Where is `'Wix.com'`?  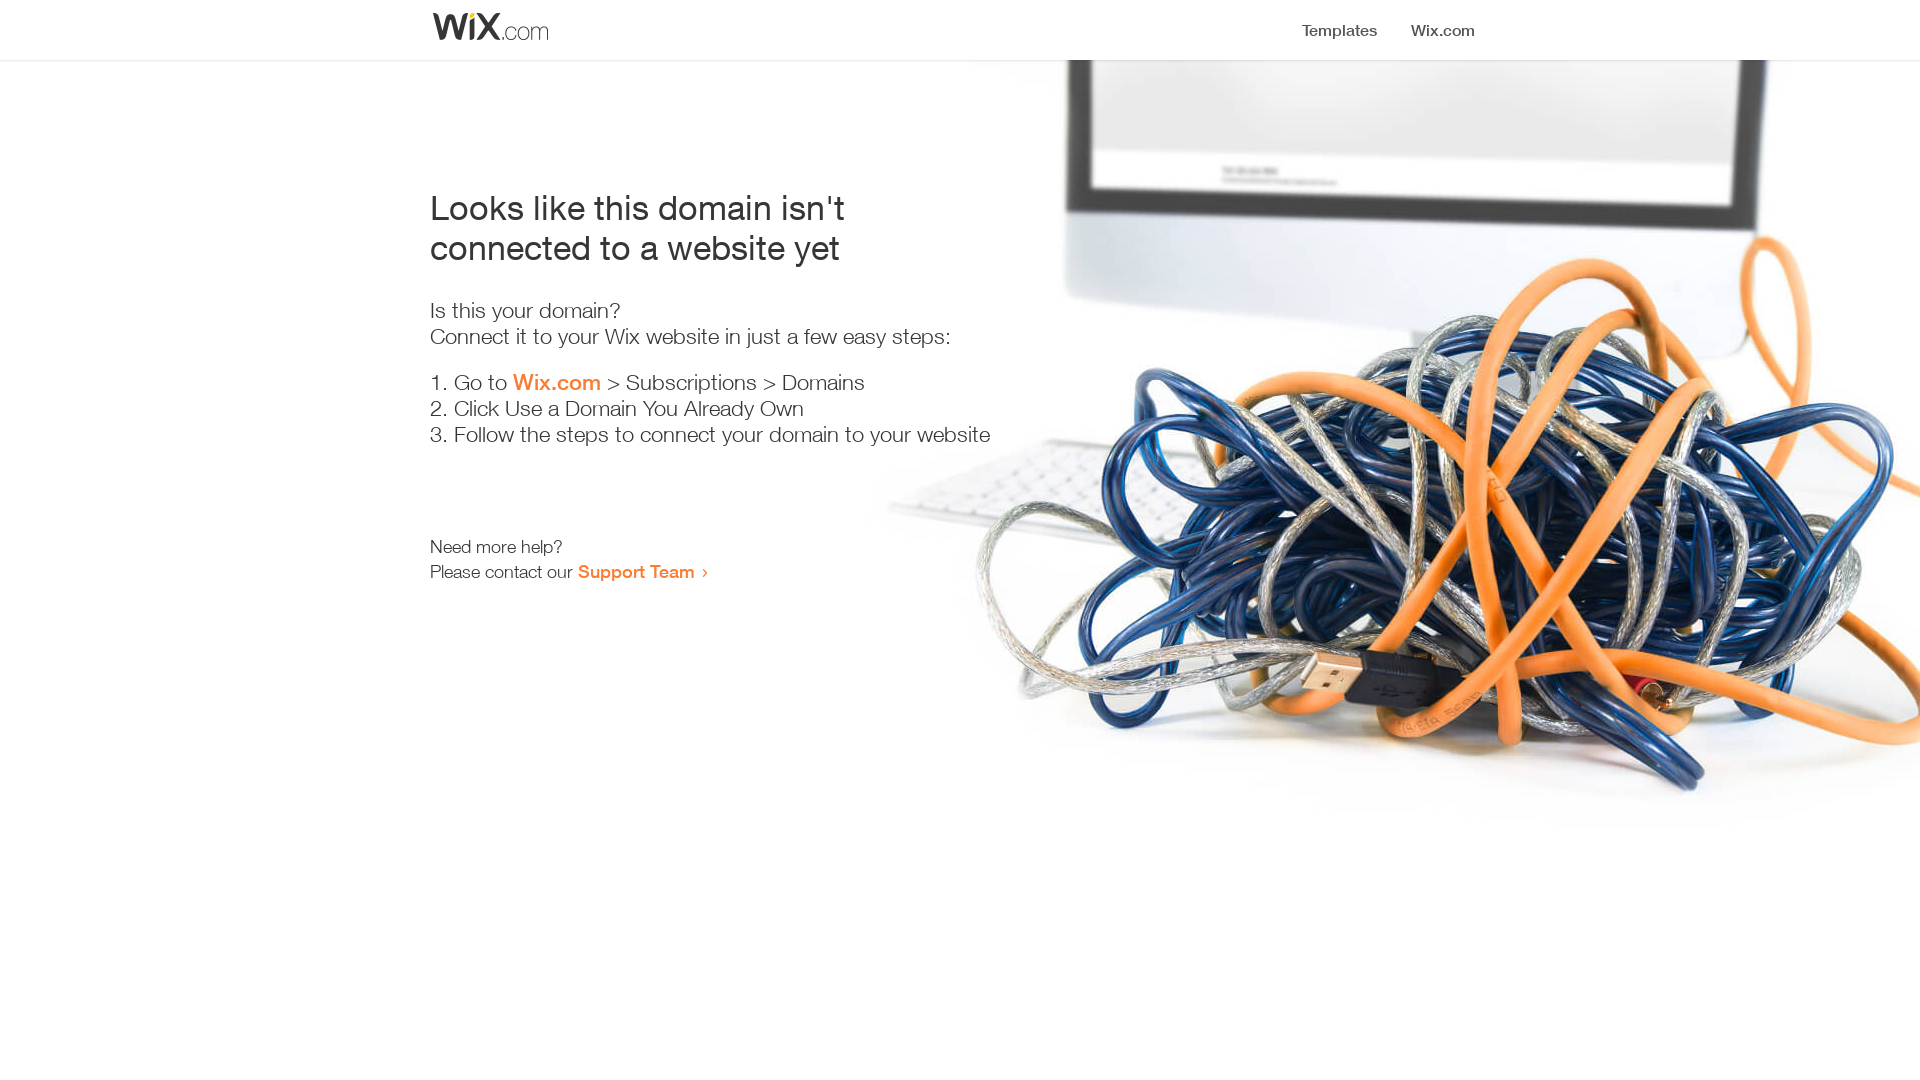 'Wix.com' is located at coordinates (556, 381).